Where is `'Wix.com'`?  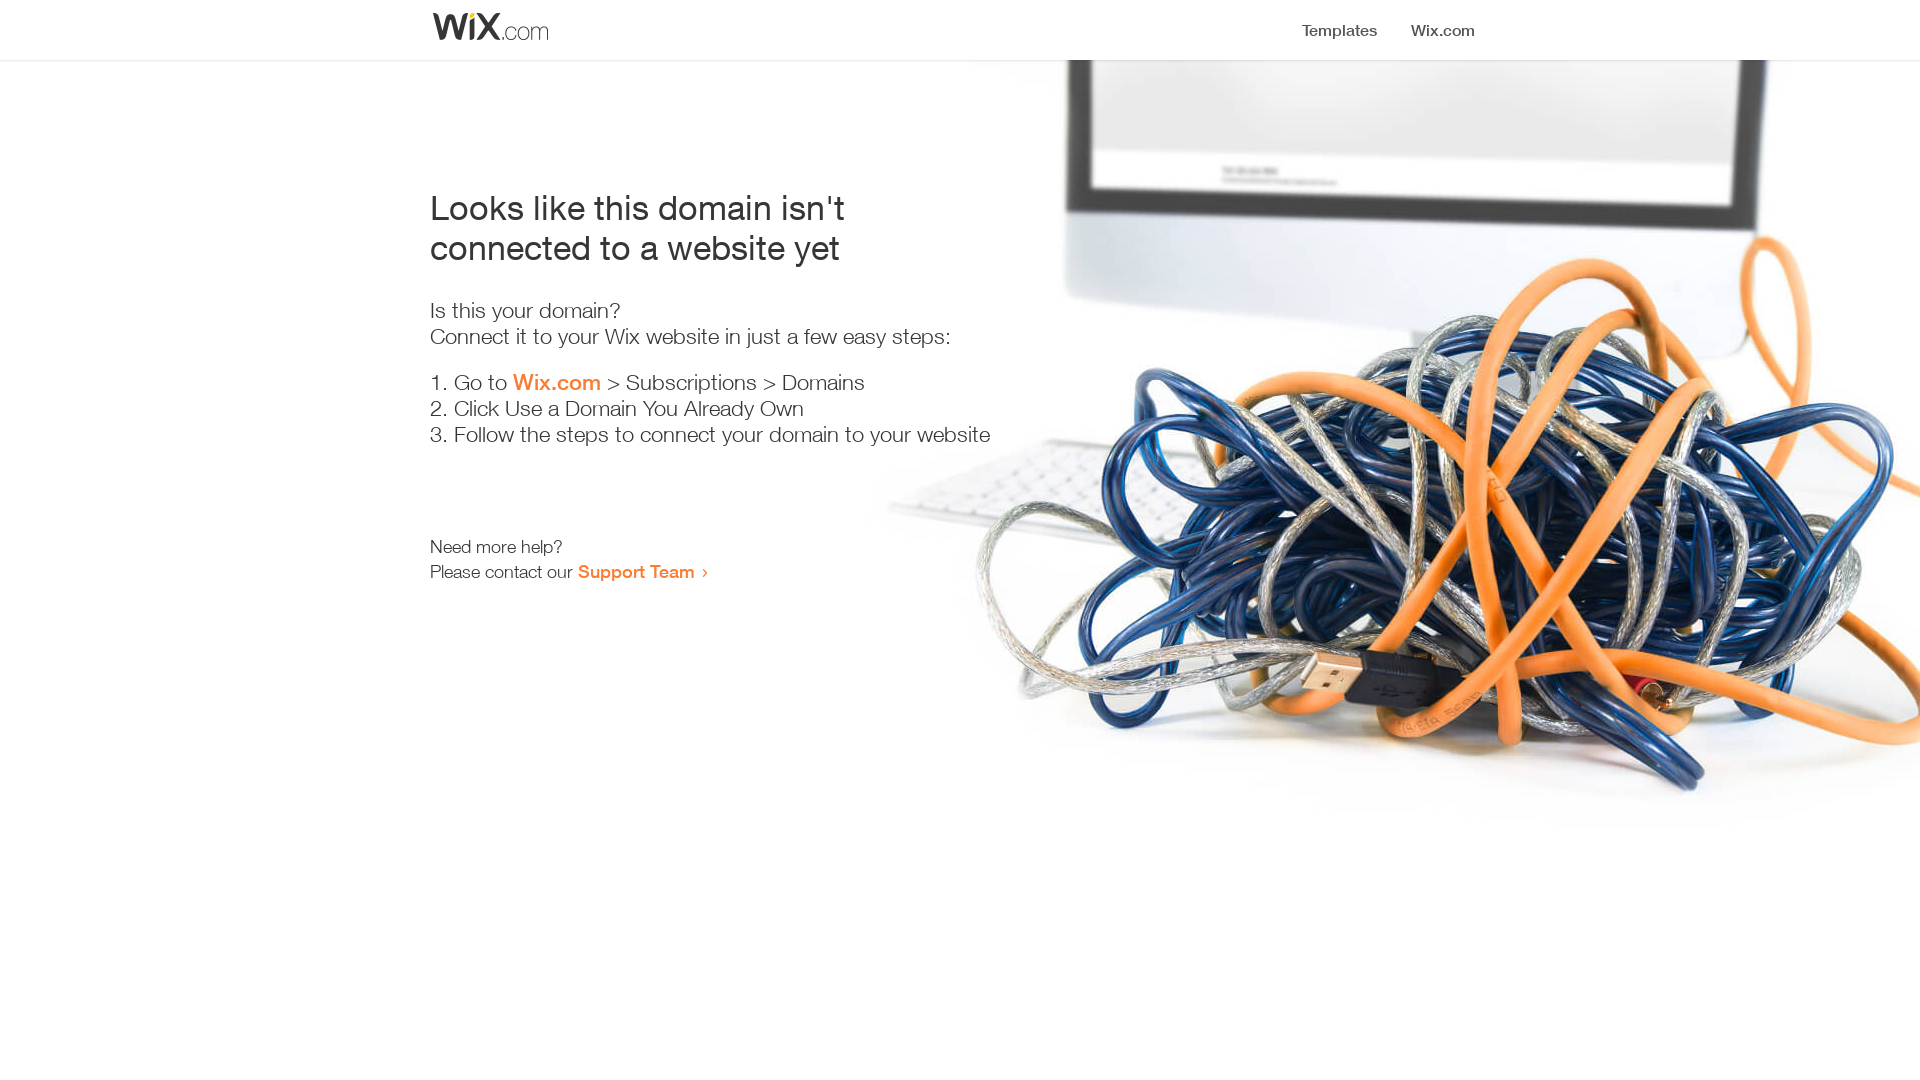 'Wix.com' is located at coordinates (556, 381).